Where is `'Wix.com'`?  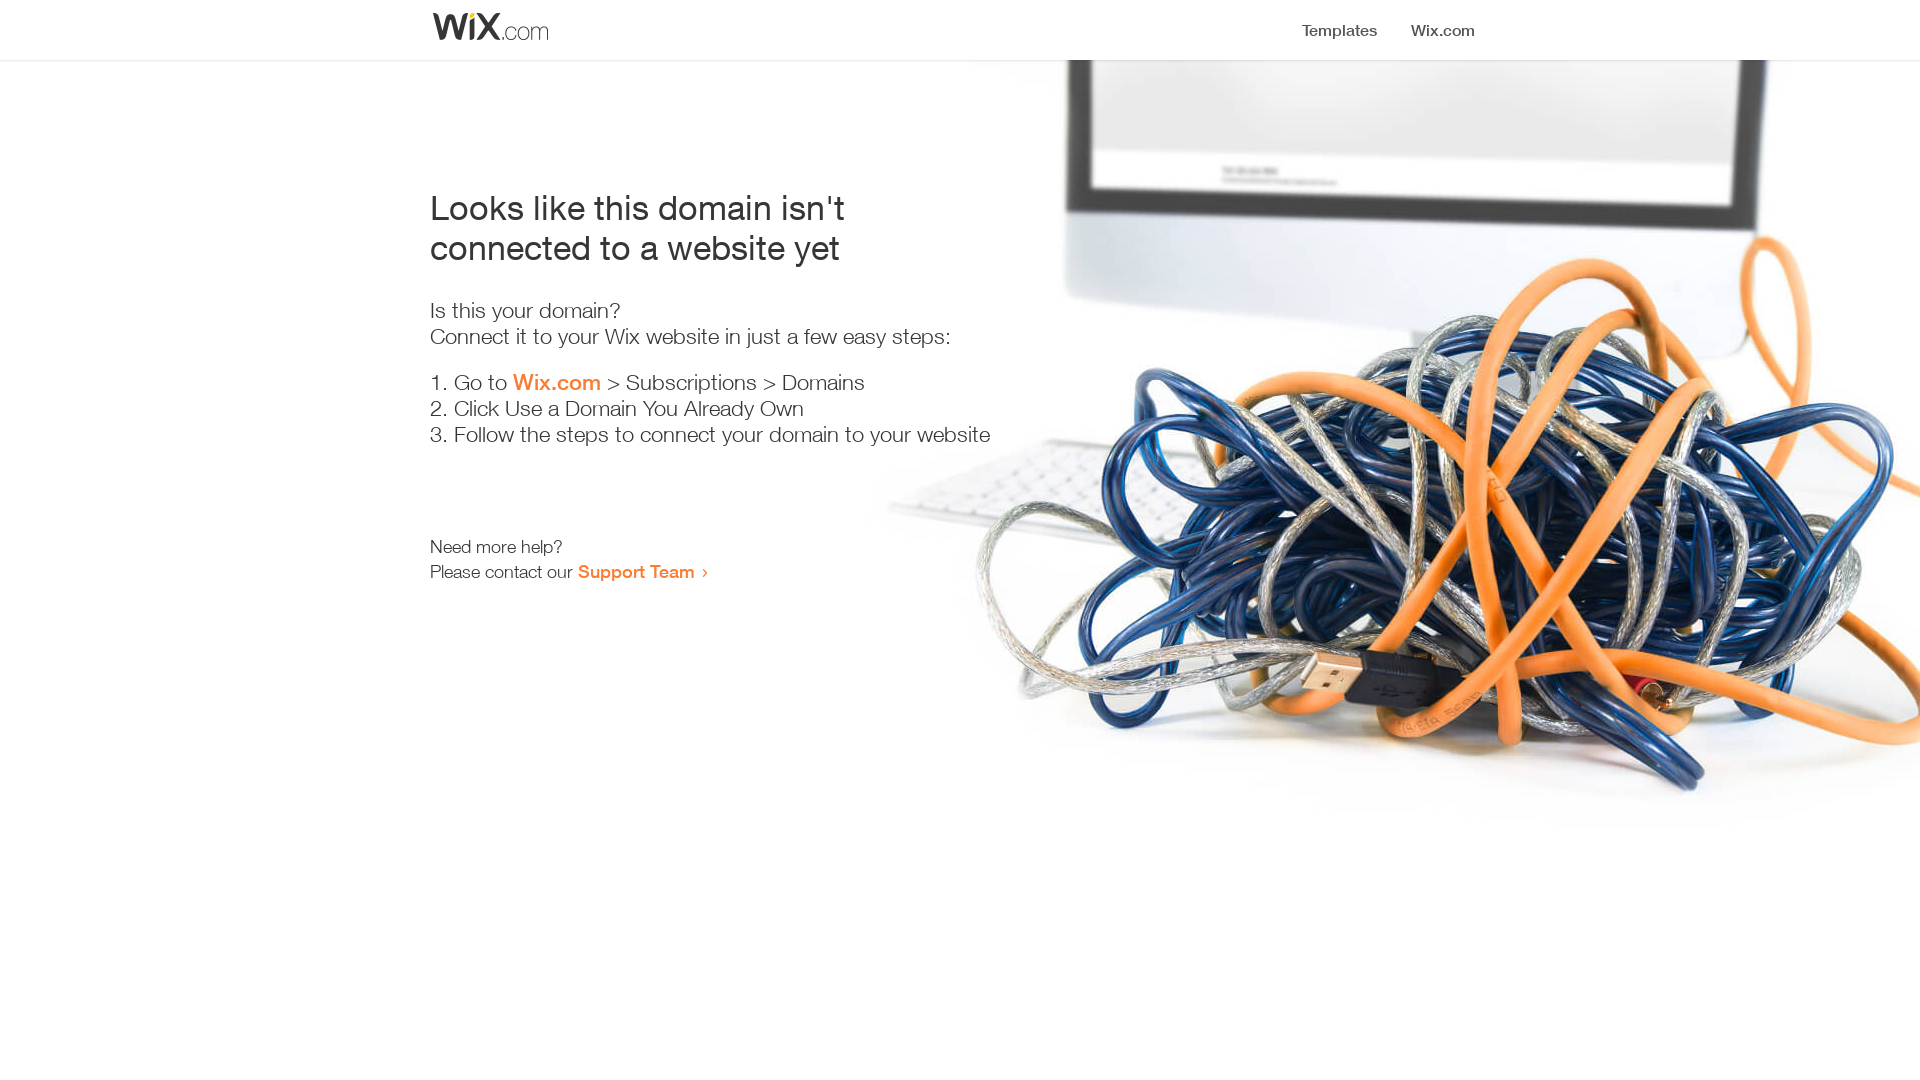 'Wix.com' is located at coordinates (556, 381).